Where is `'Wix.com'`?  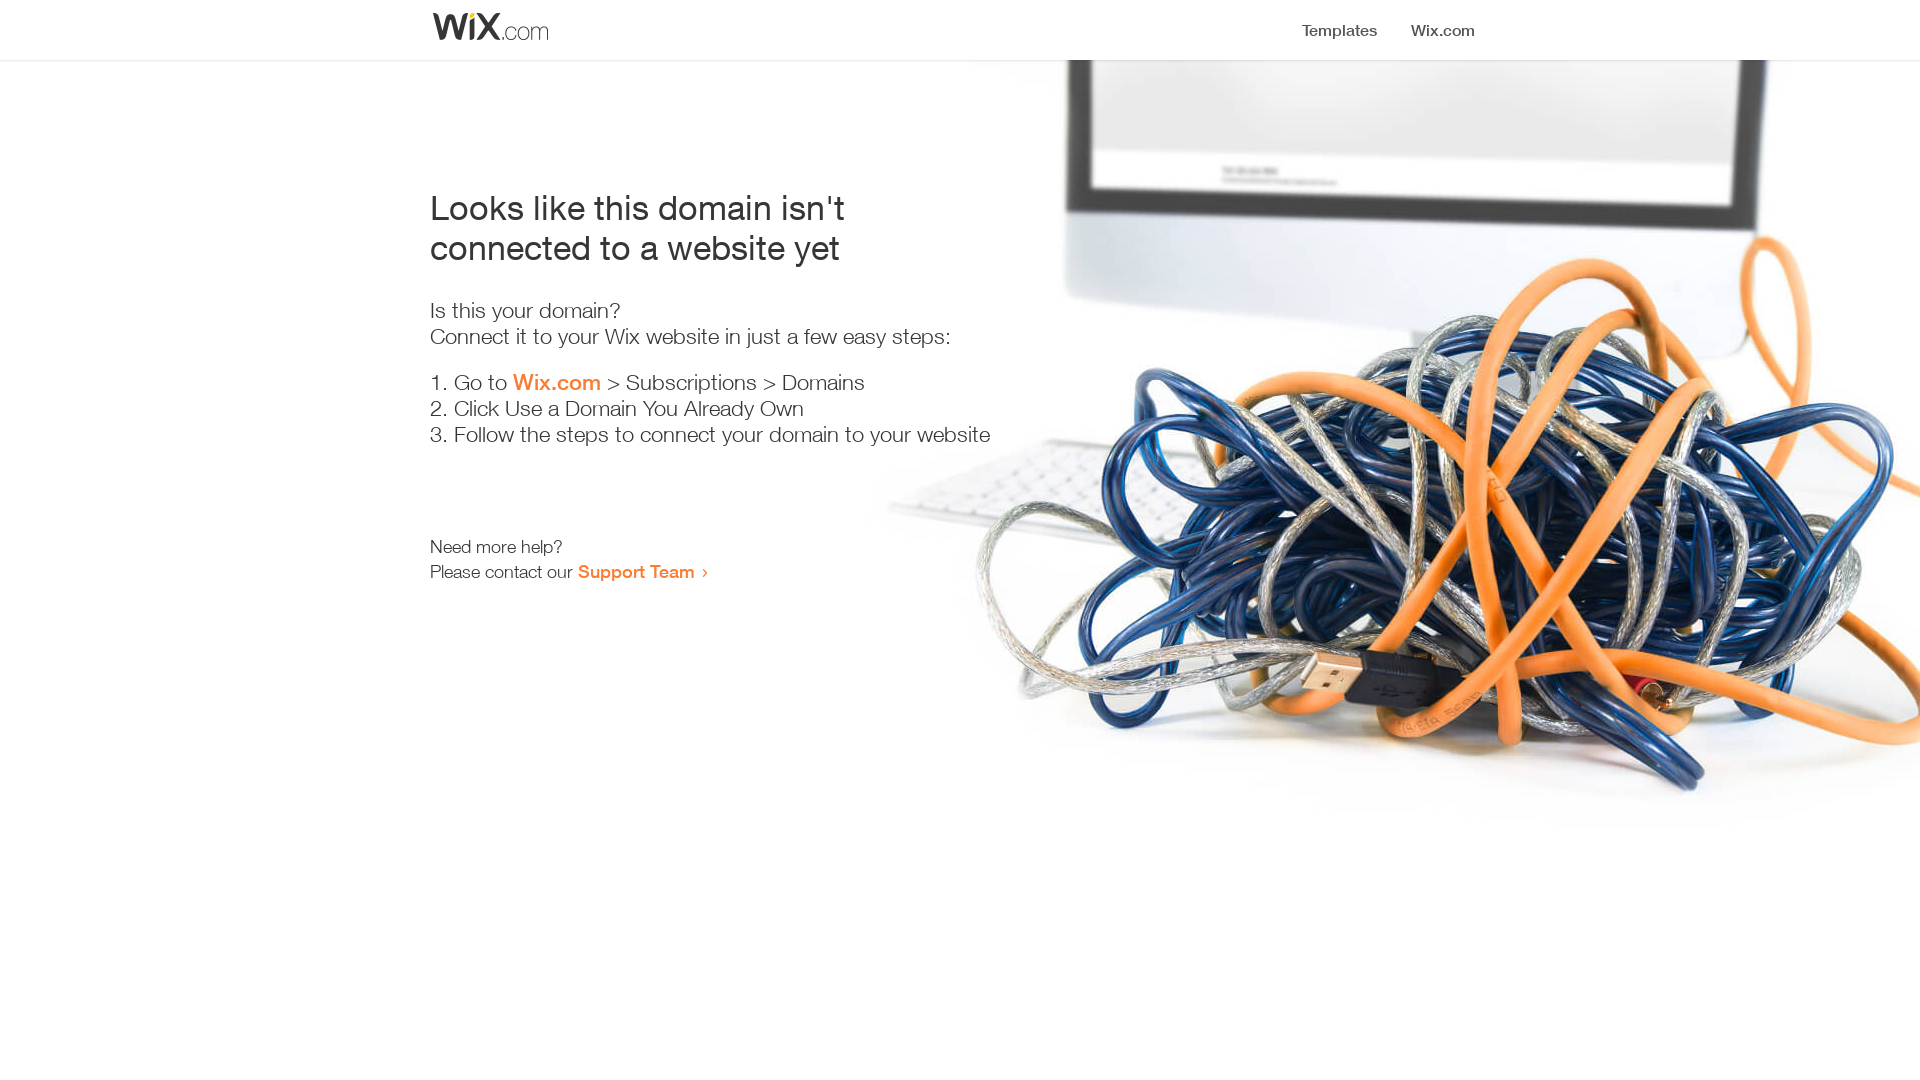 'Wix.com' is located at coordinates (556, 381).